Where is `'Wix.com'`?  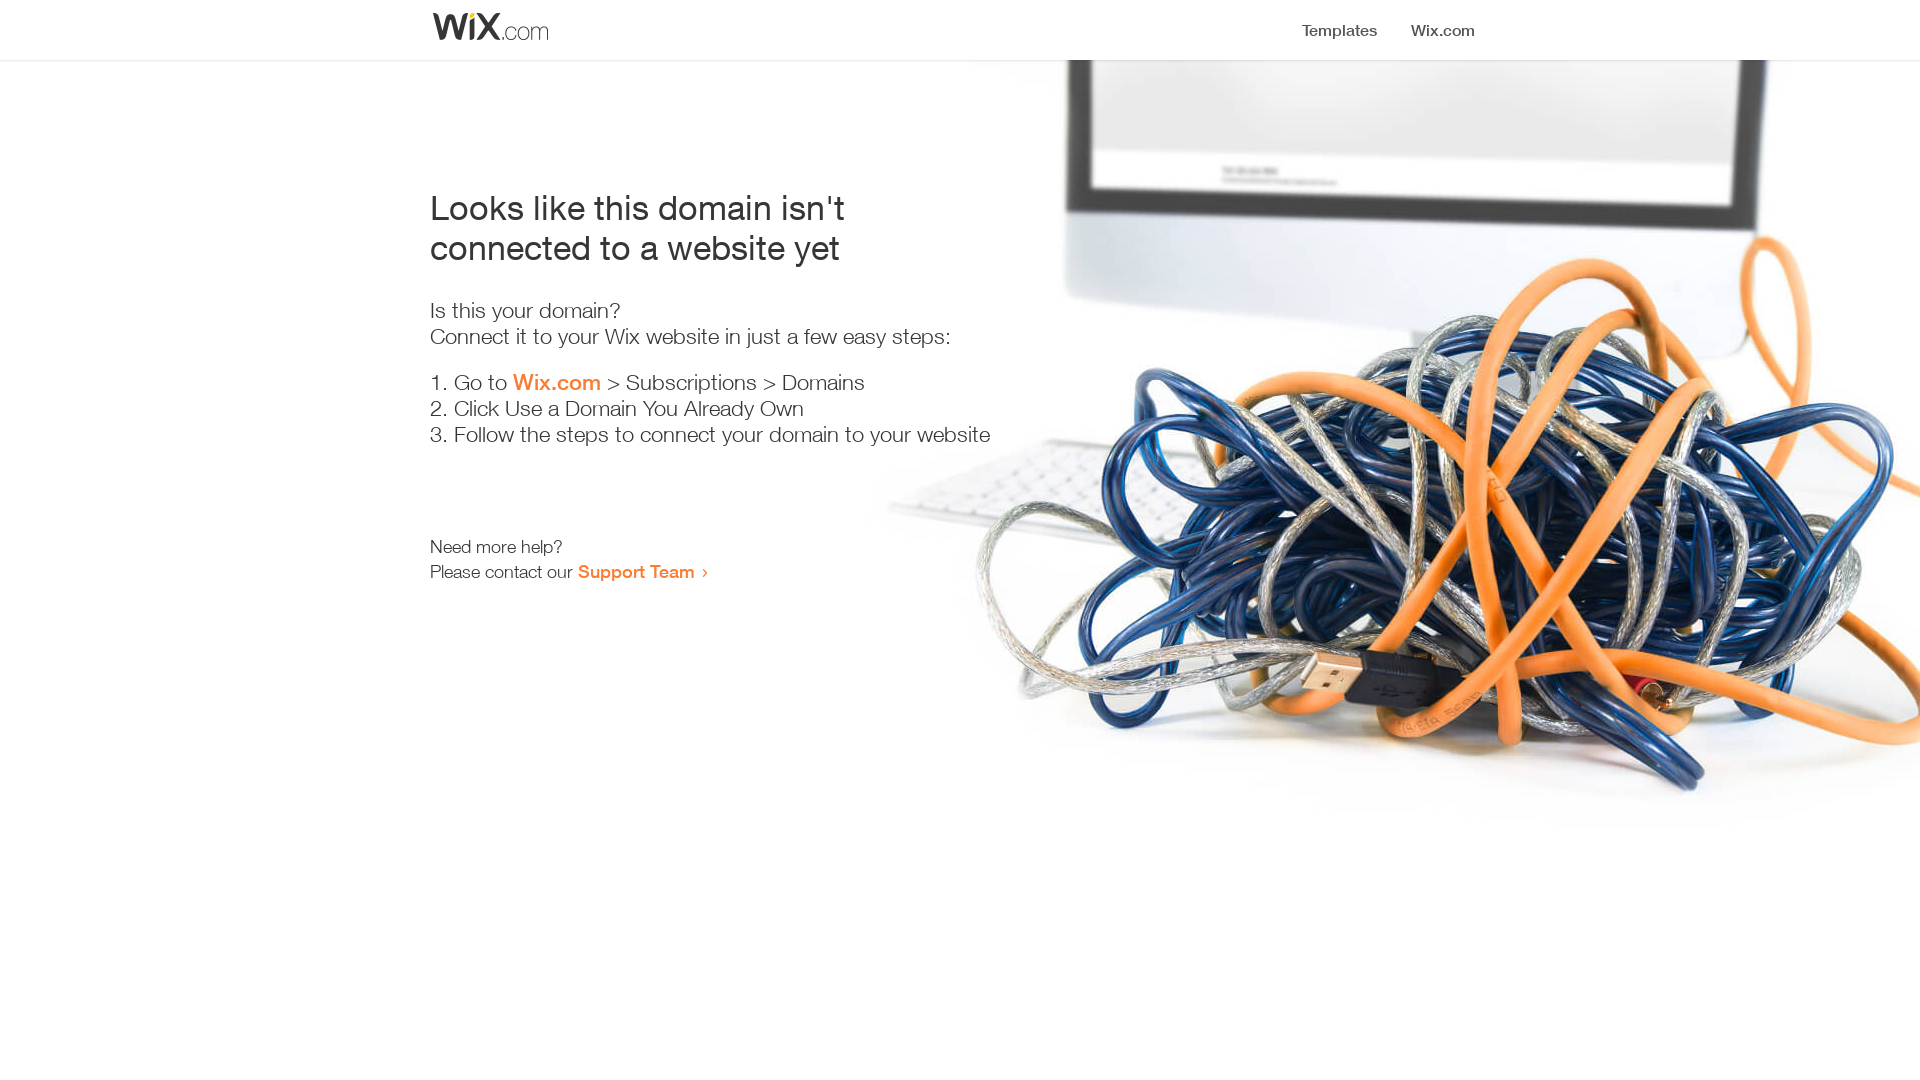 'Wix.com' is located at coordinates (556, 381).